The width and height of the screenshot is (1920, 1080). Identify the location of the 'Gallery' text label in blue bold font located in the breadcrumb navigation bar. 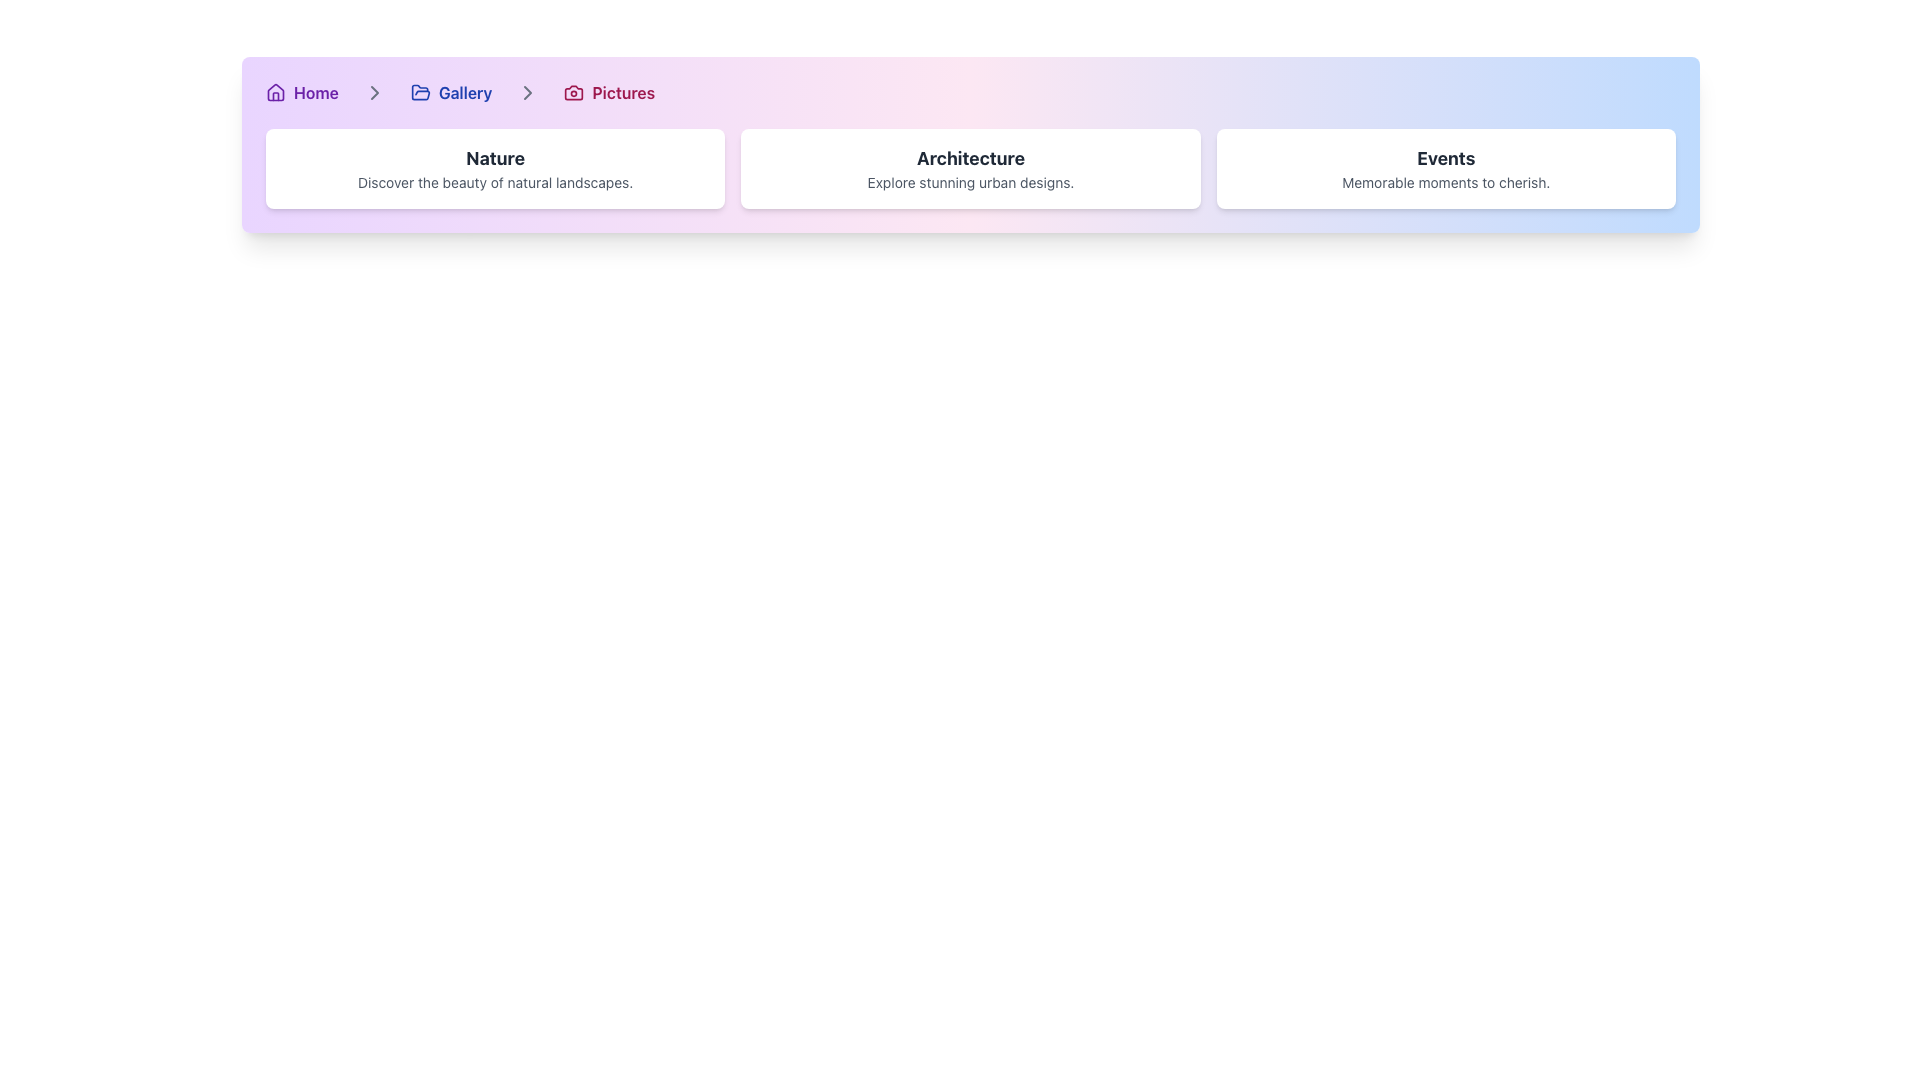
(464, 92).